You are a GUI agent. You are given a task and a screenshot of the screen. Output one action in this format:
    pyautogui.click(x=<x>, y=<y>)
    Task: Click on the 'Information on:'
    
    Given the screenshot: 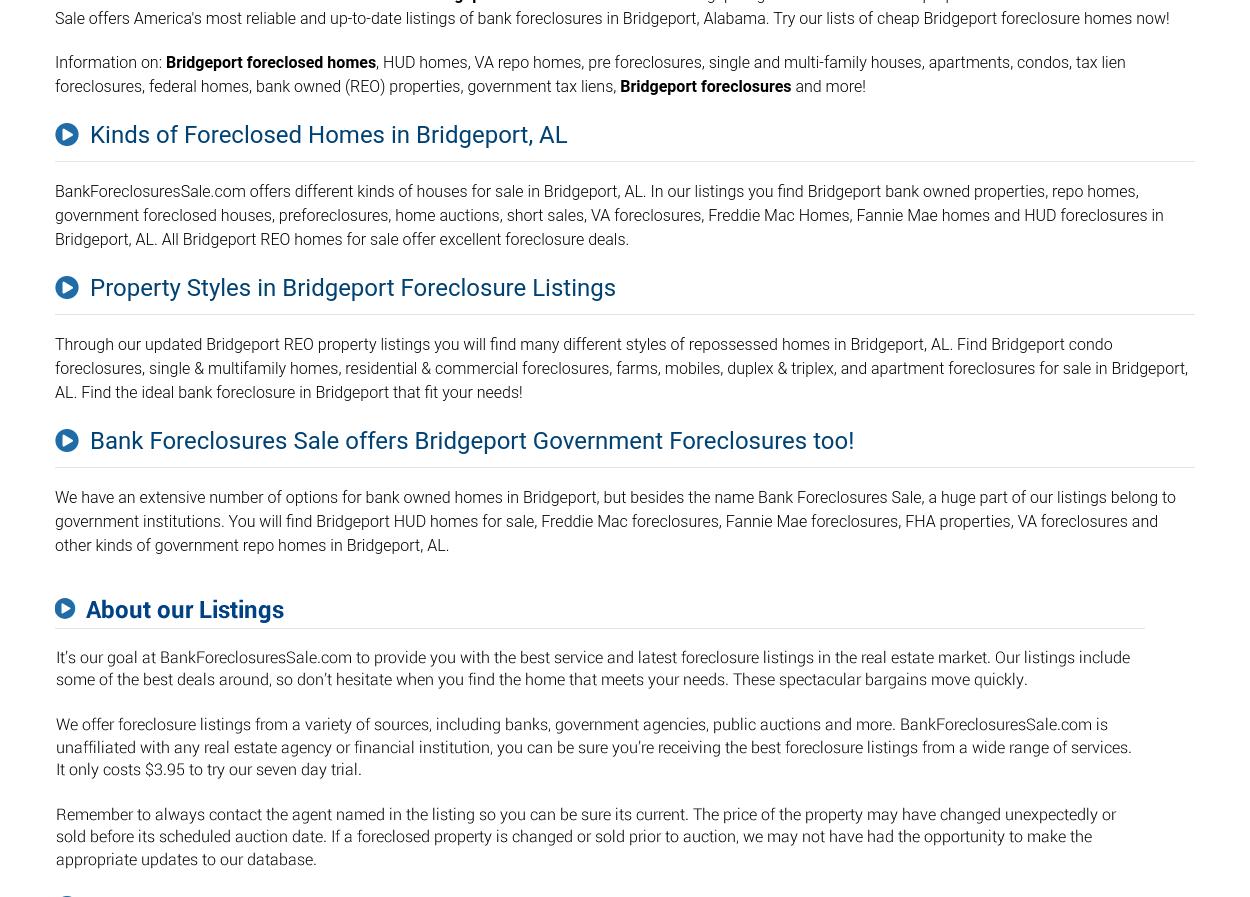 What is the action you would take?
    pyautogui.click(x=109, y=61)
    